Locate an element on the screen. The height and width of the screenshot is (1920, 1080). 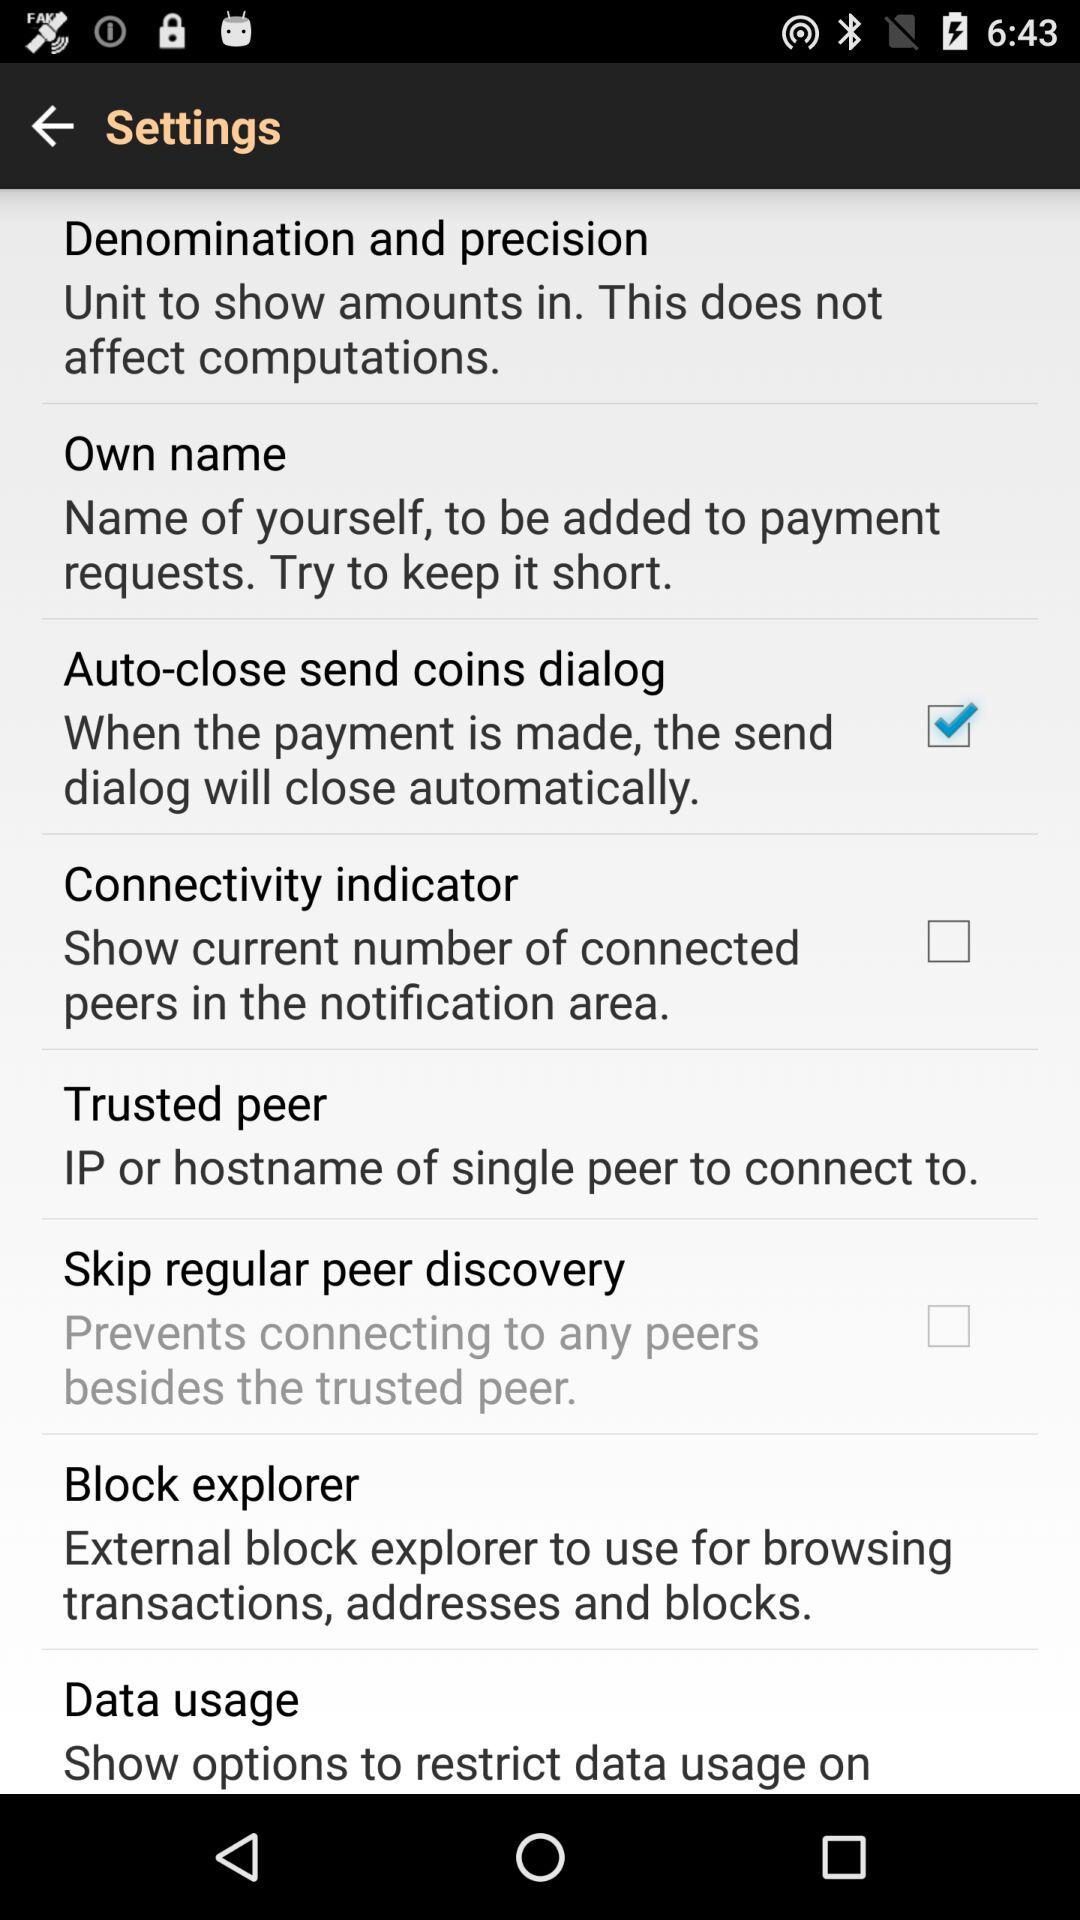
app below skip regular peer item is located at coordinates (463, 1358).